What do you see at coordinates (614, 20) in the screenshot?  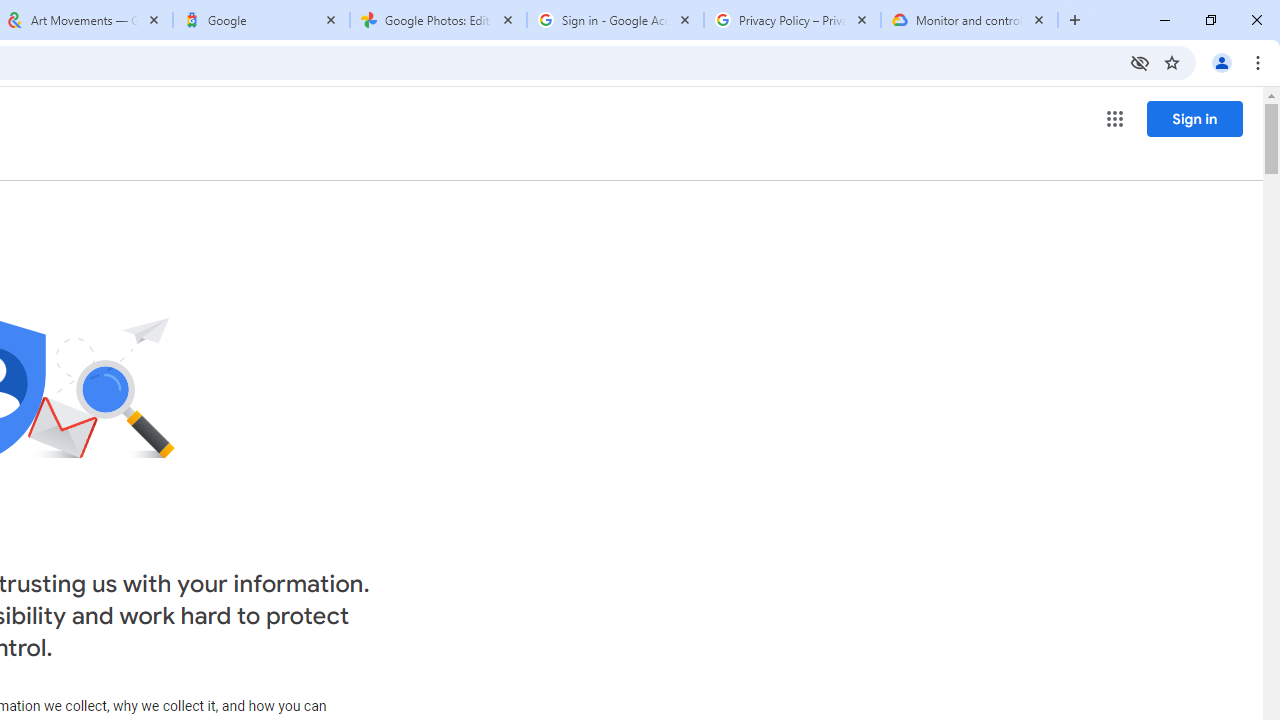 I see `'Sign in - Google Accounts'` at bounding box center [614, 20].